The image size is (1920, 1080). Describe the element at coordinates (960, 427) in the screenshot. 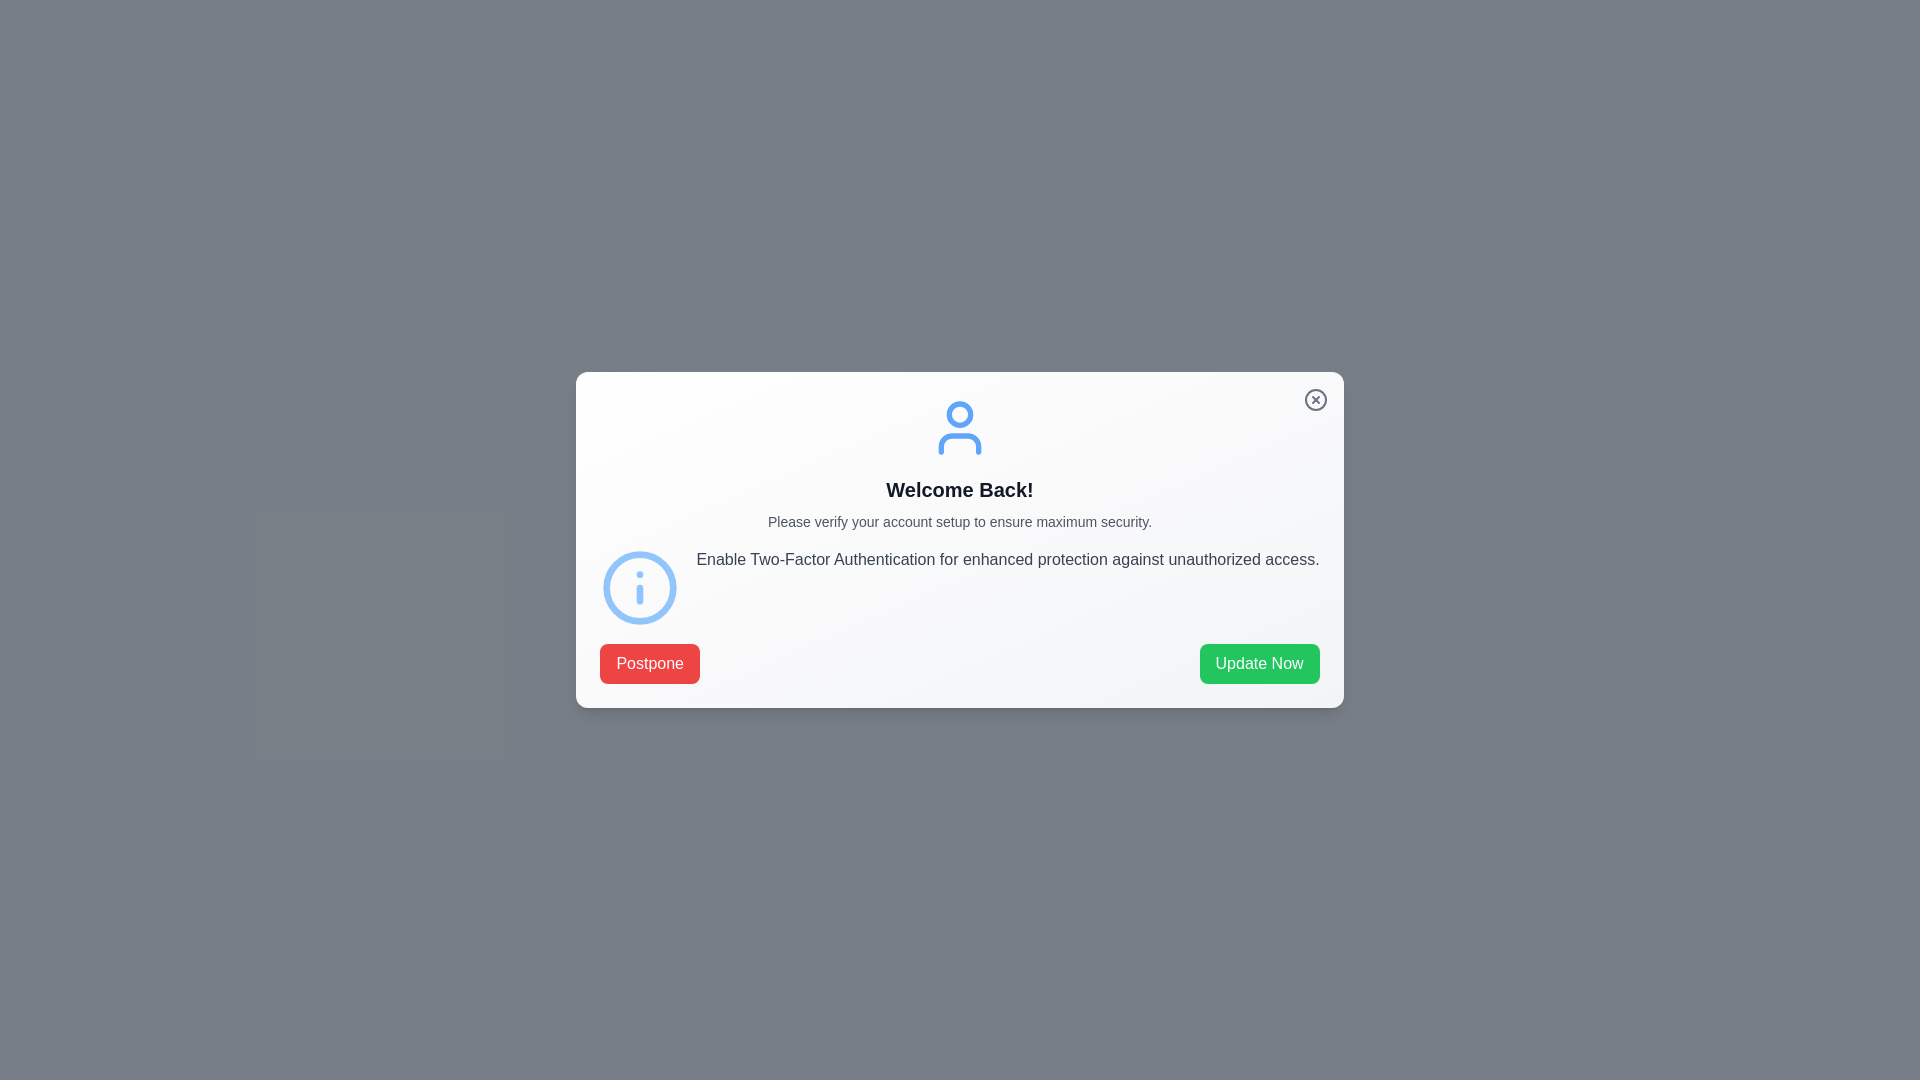

I see `the user avatar icon to initiate profile actions` at that location.